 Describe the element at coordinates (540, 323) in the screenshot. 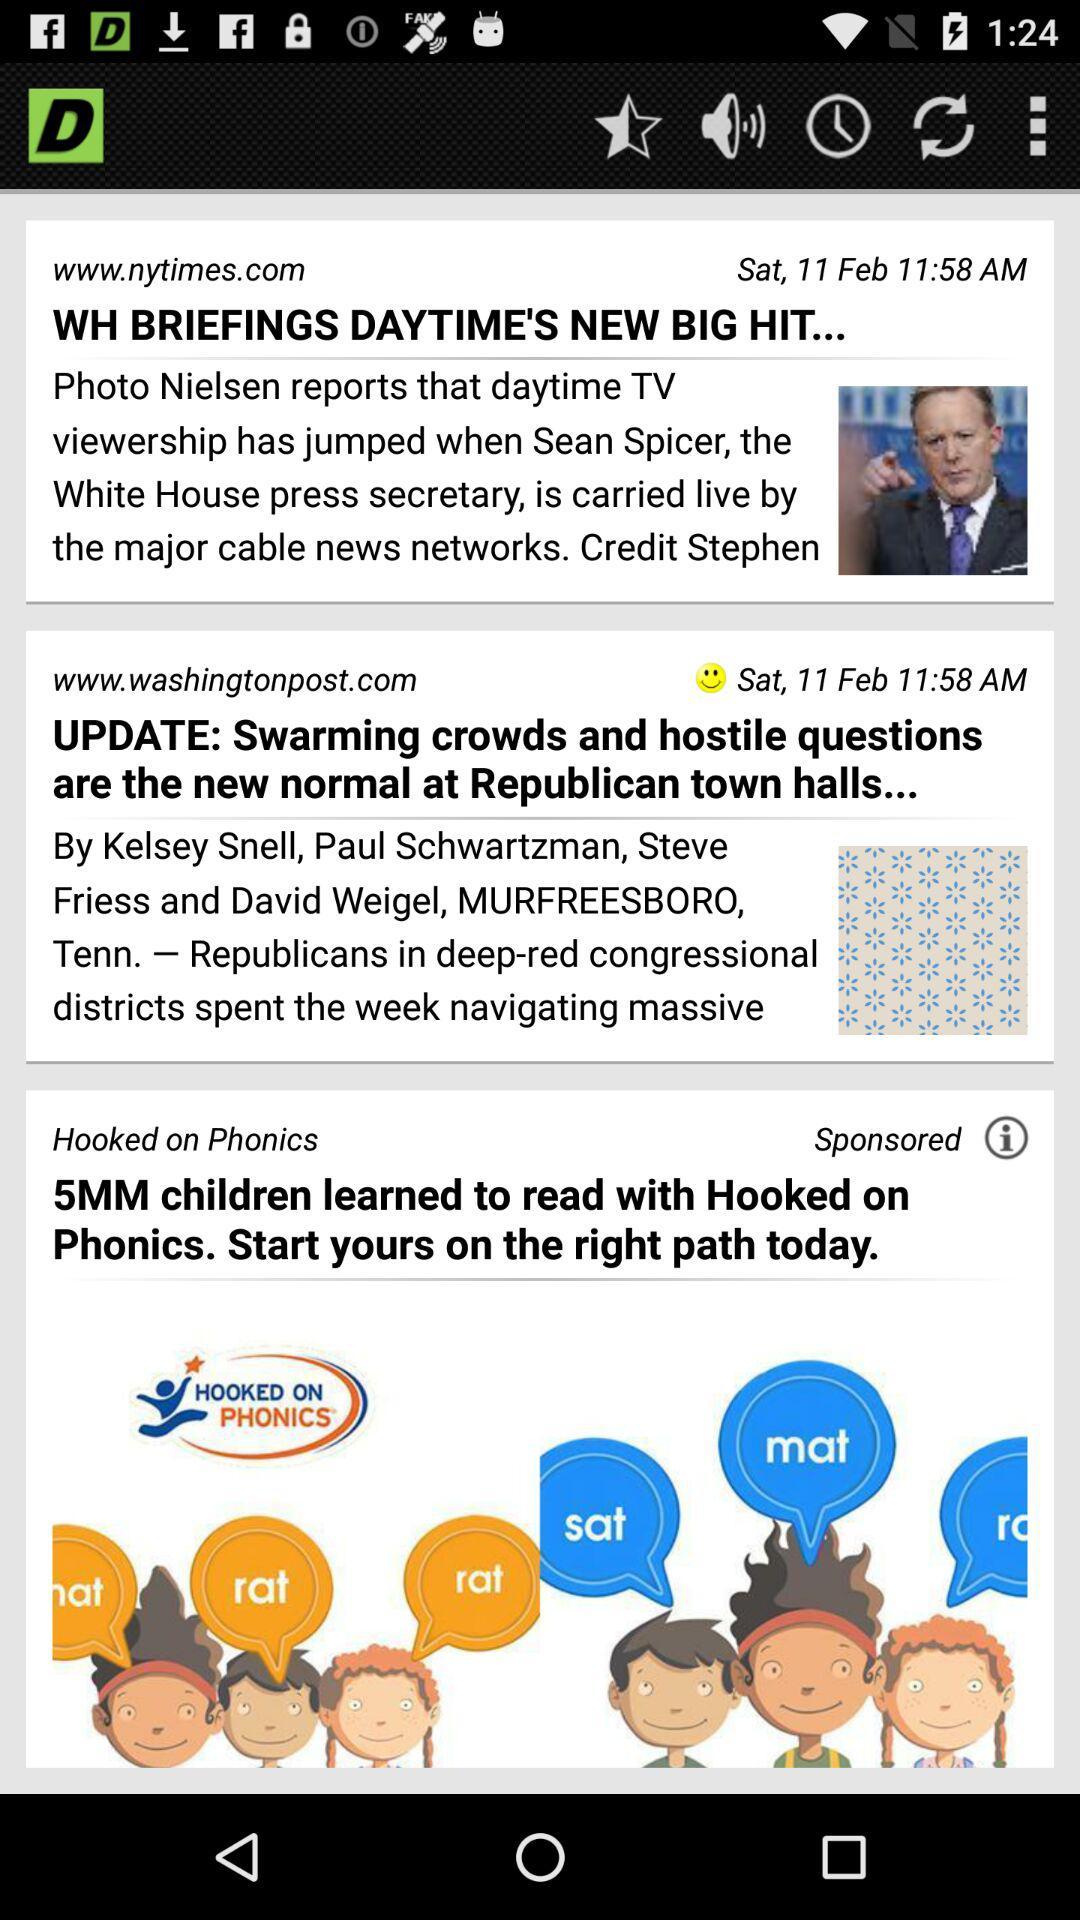

I see `wh briefings daytime icon` at that location.